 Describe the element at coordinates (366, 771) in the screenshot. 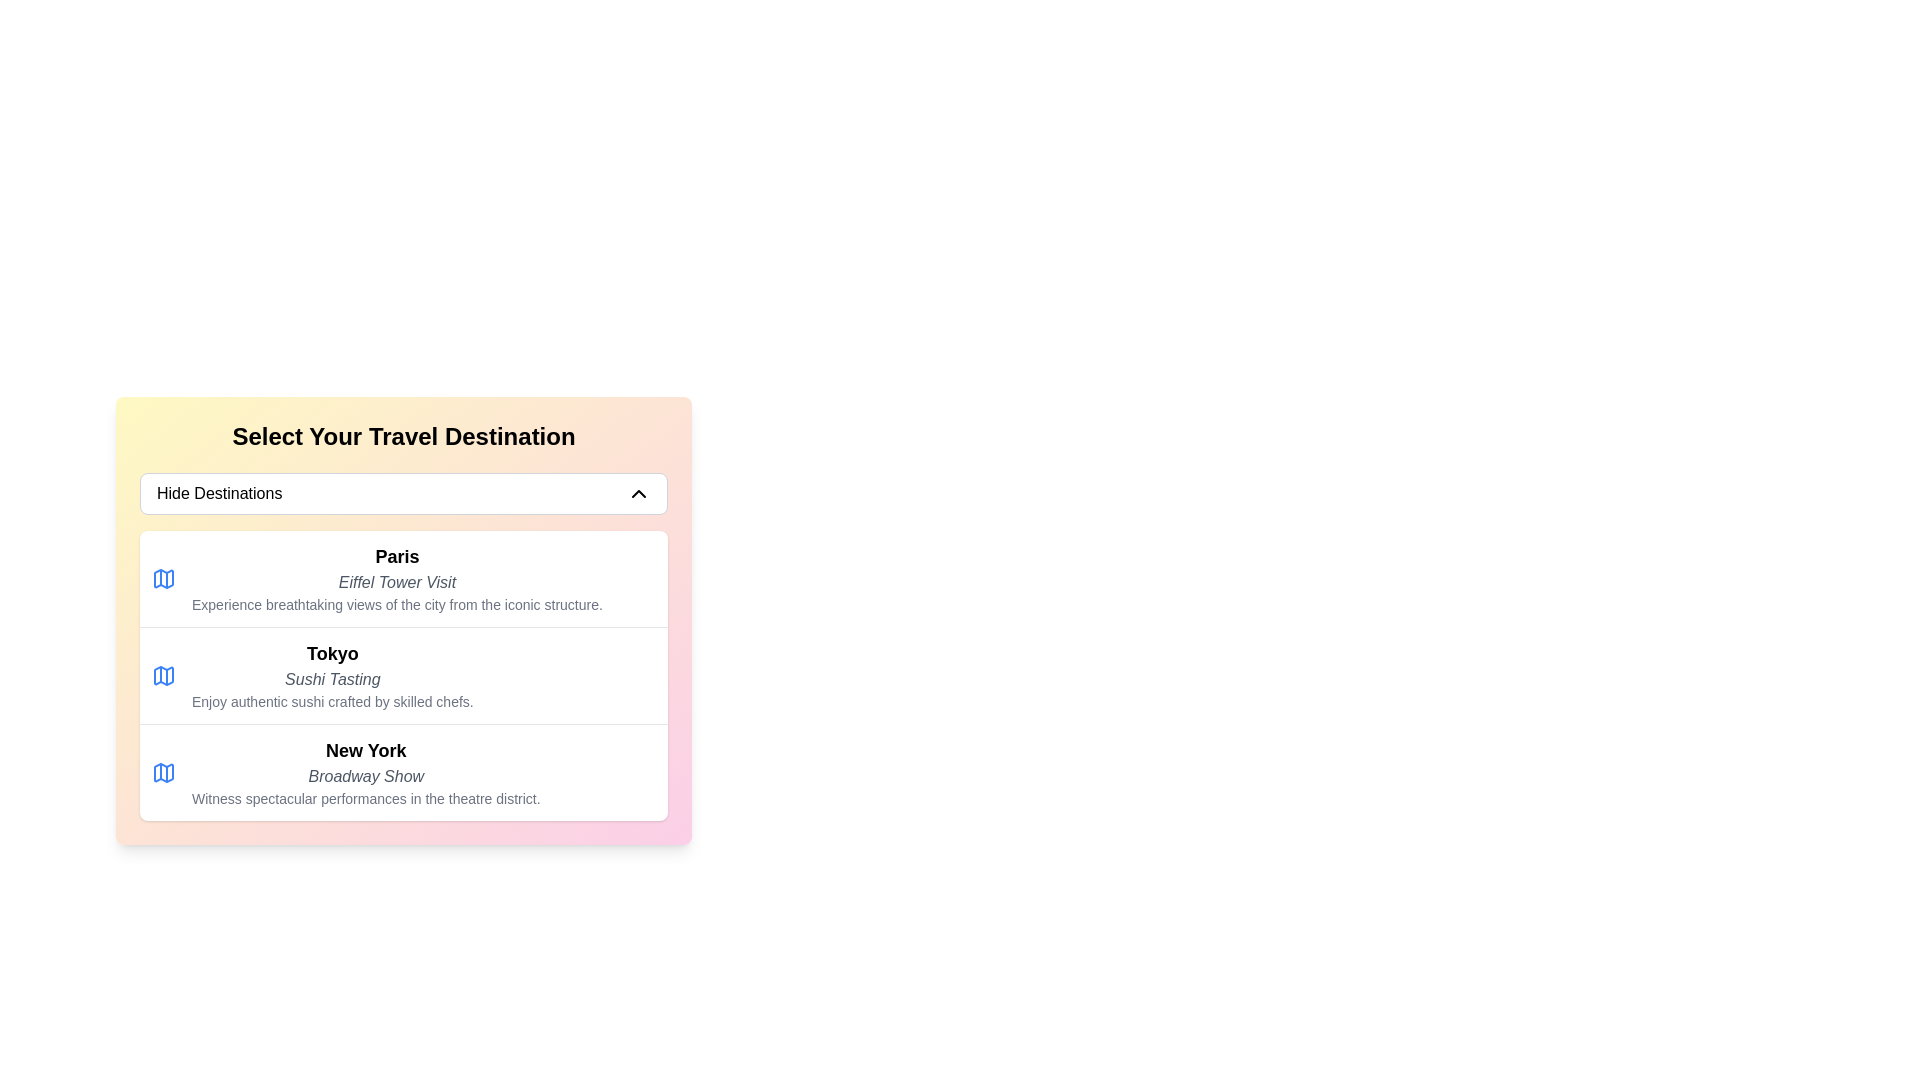

I see `the third list item representing the travel destination 'New York'` at that location.